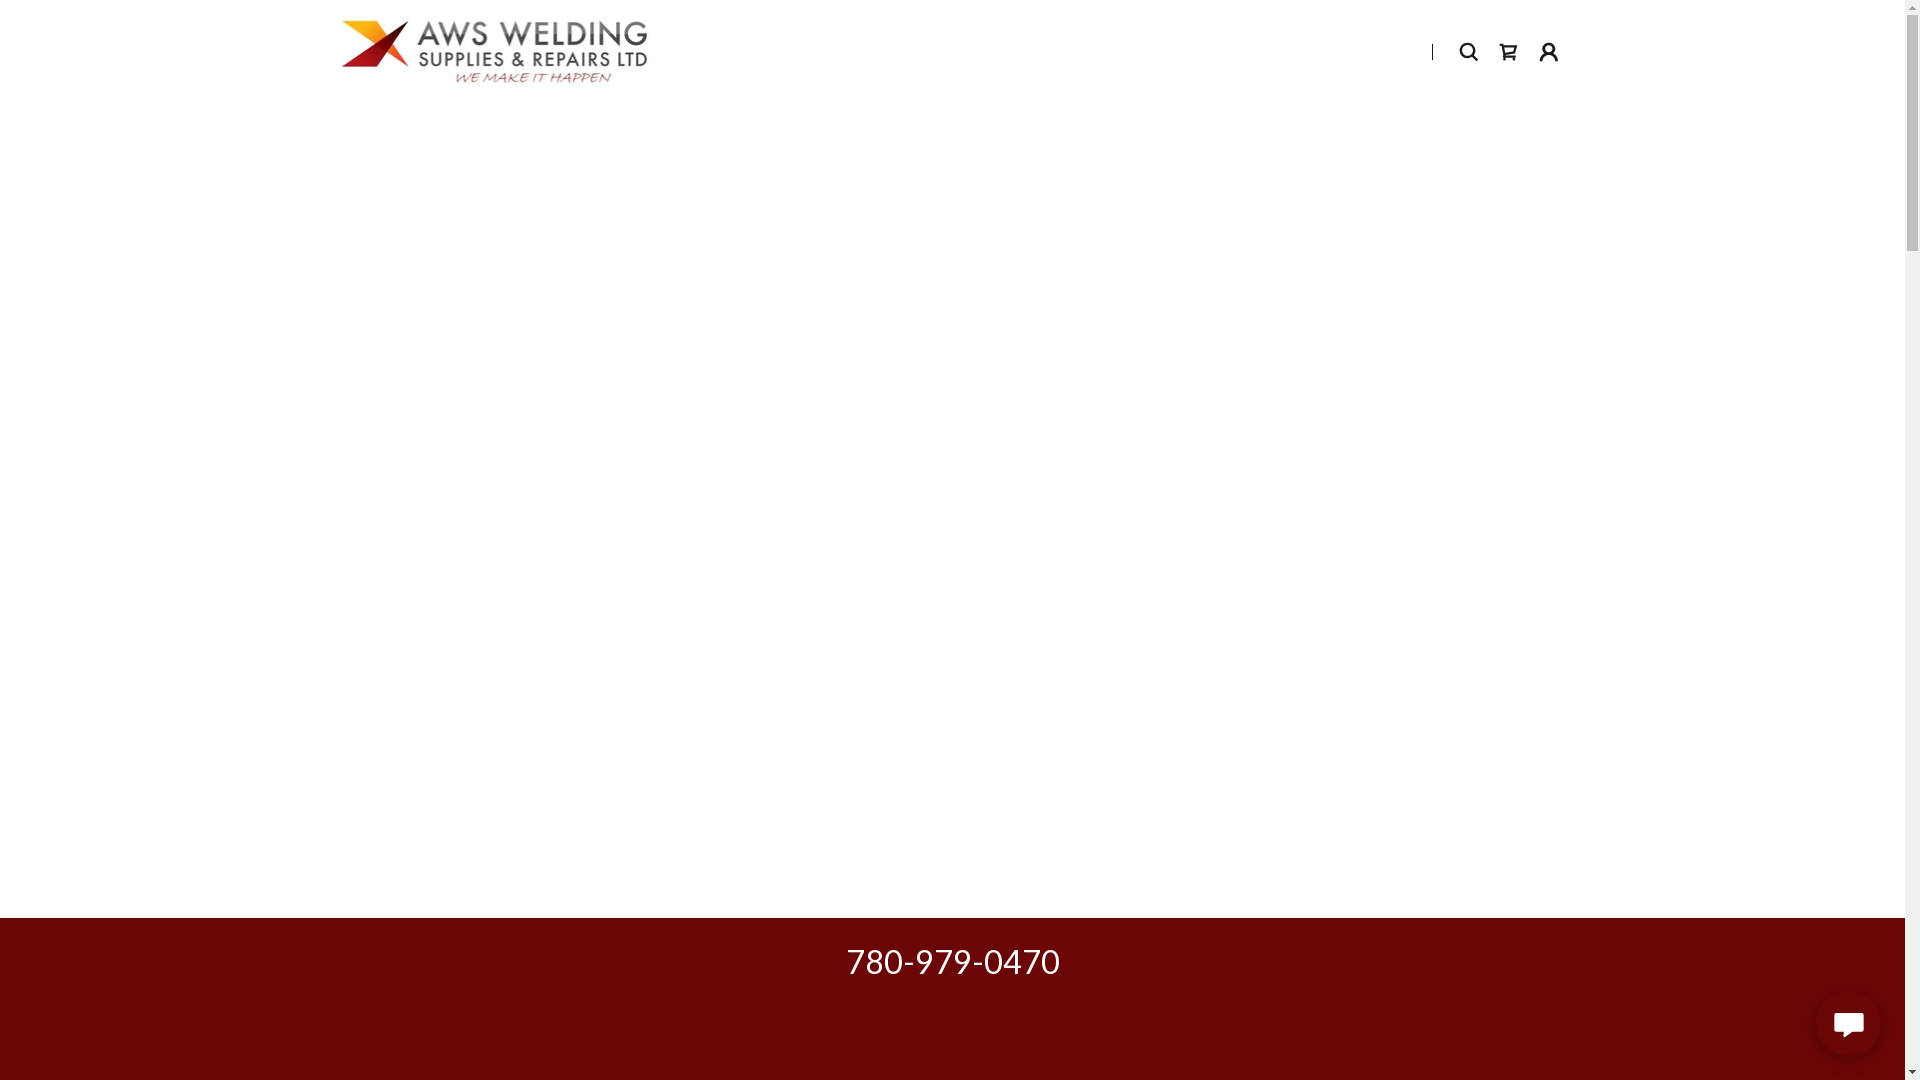 This screenshot has width=1920, height=1080. What do you see at coordinates (494, 48) in the screenshot?
I see `'AWS Welding Supplies & Repairs Ltd.'` at bounding box center [494, 48].